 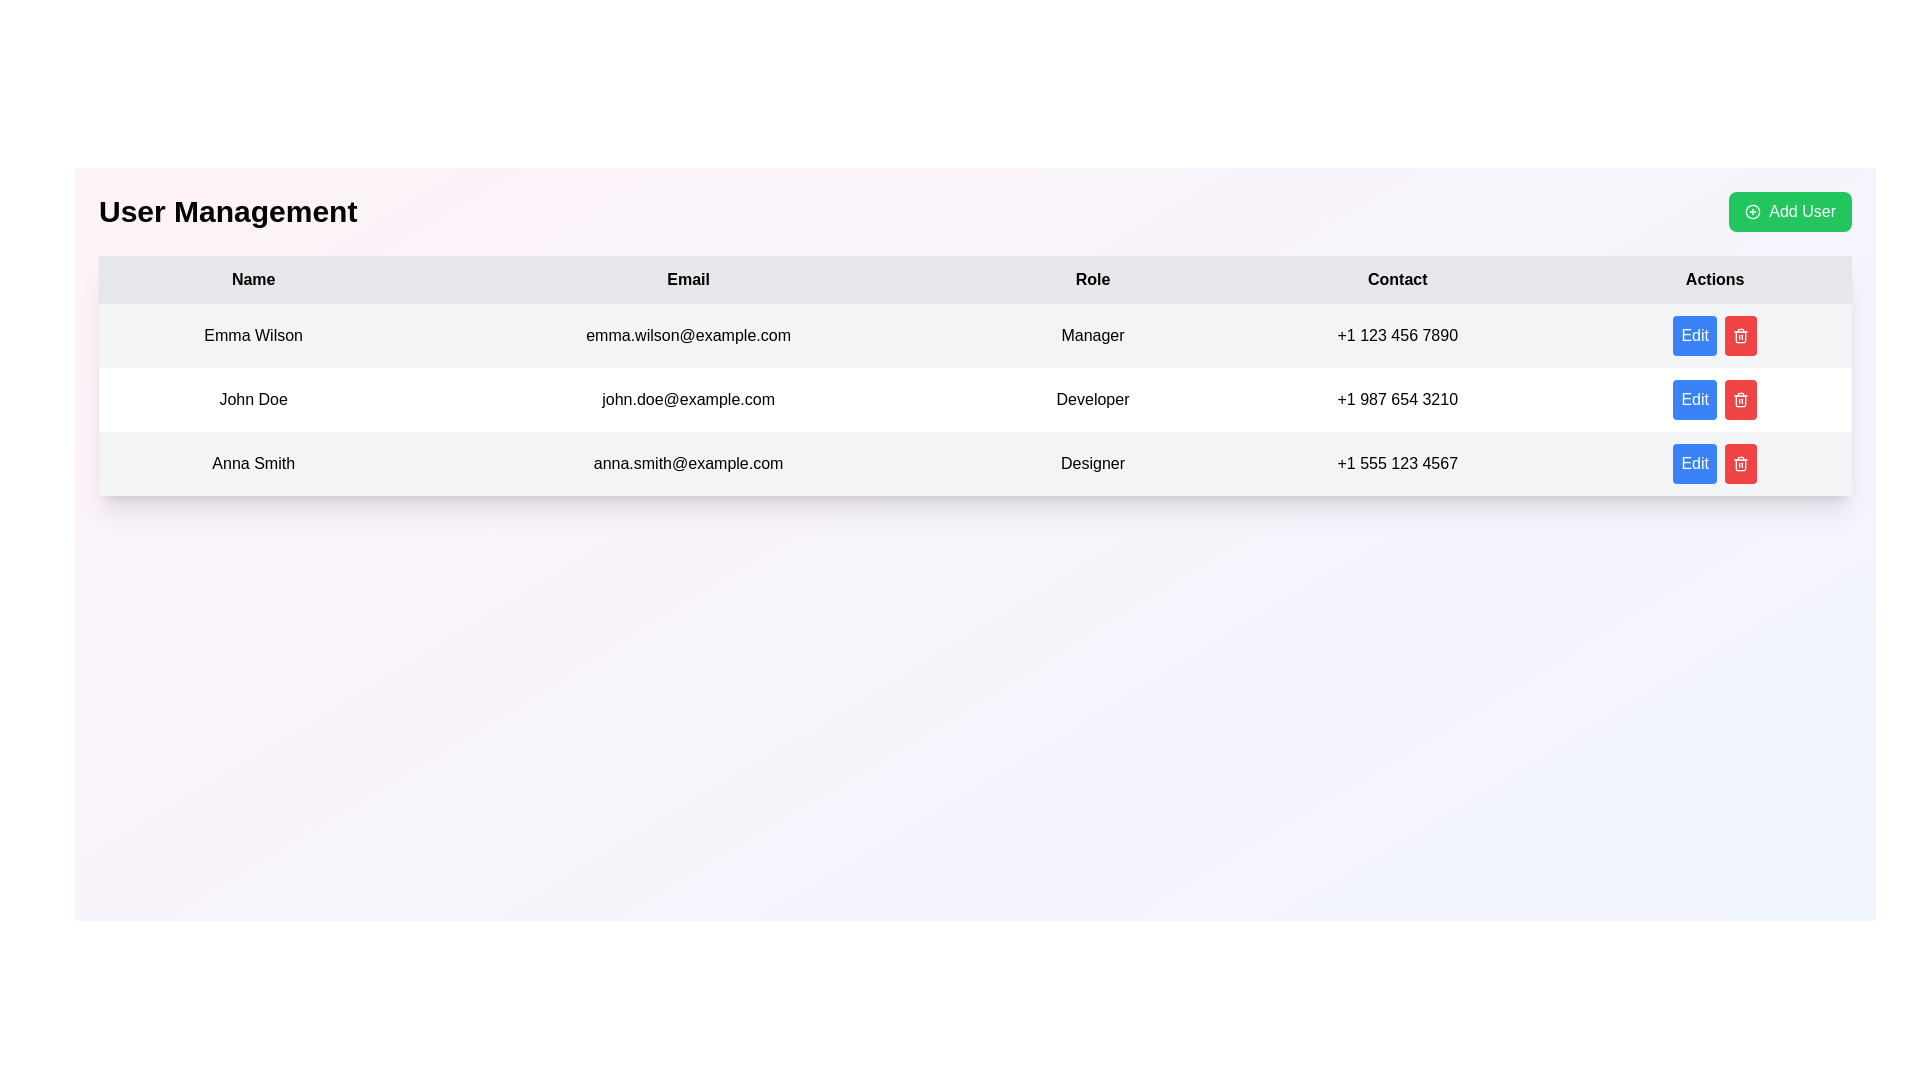 What do you see at coordinates (1396, 334) in the screenshot?
I see `the text label displaying the contact phone number in the fourth column of the first row under the 'Contact' header` at bounding box center [1396, 334].